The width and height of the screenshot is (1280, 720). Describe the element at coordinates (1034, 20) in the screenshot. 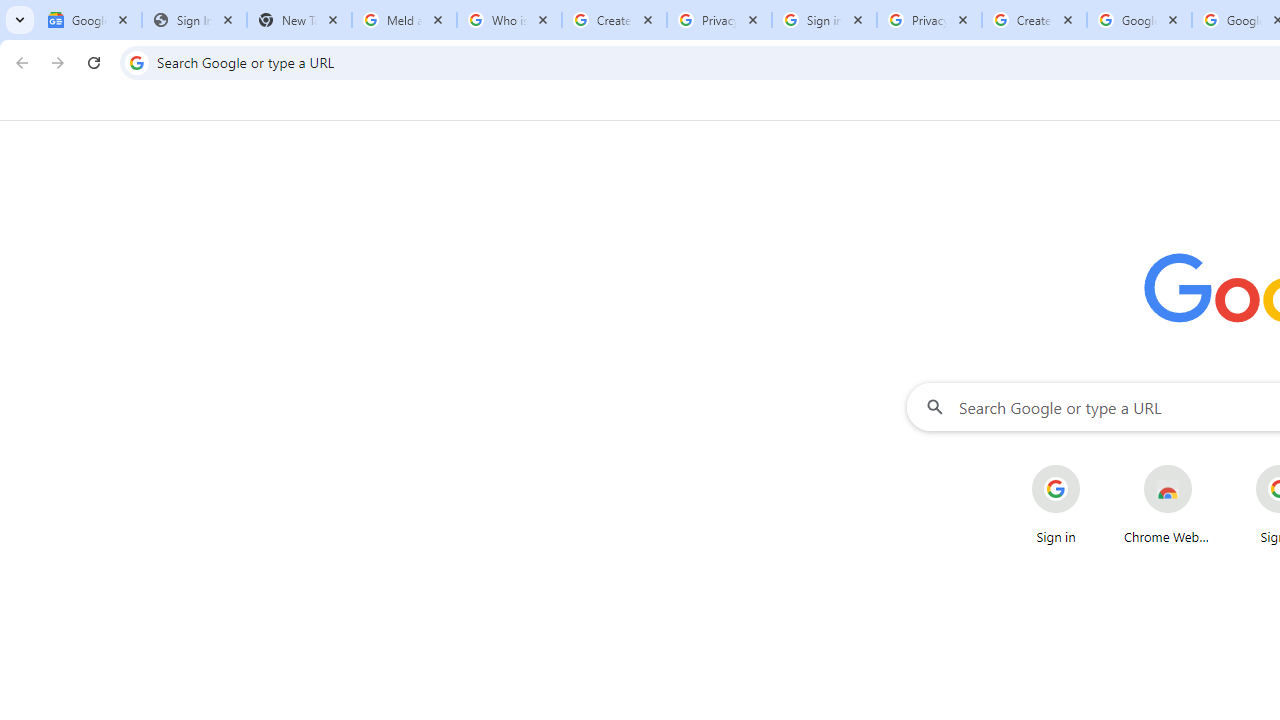

I see `'Create your Google Account'` at that location.